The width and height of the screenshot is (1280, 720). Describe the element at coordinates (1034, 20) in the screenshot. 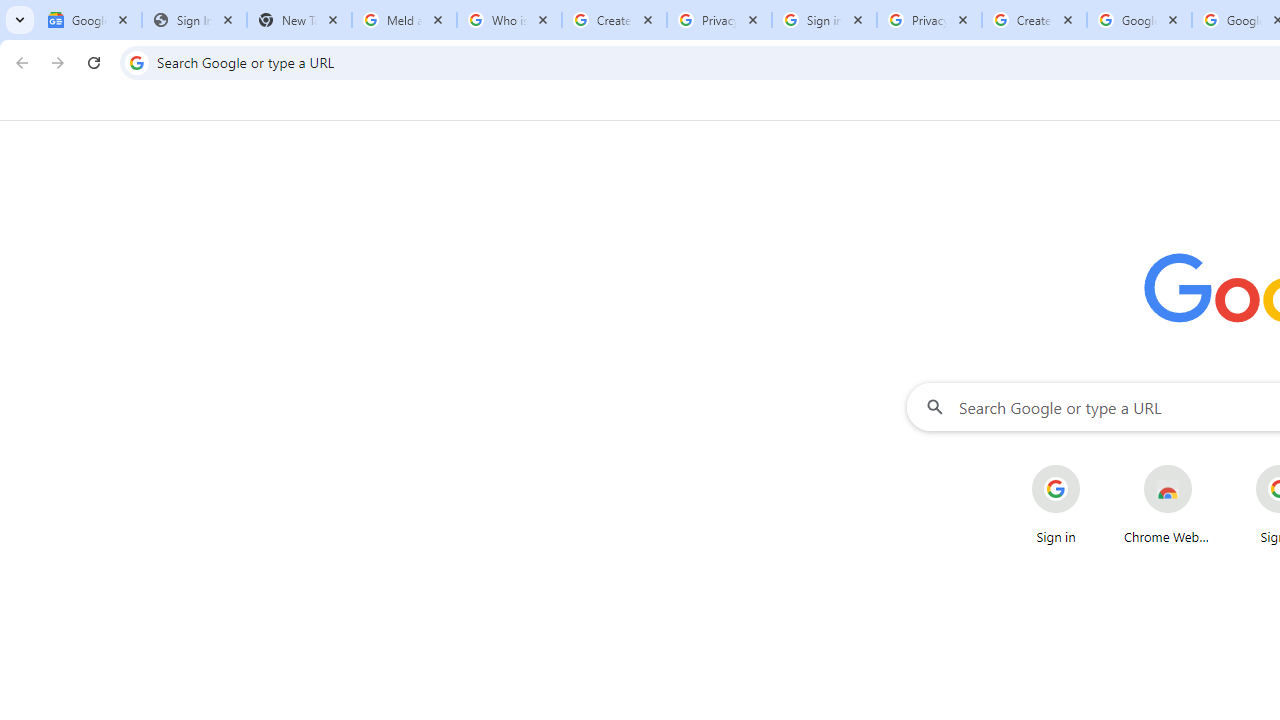

I see `'Create your Google Account'` at that location.